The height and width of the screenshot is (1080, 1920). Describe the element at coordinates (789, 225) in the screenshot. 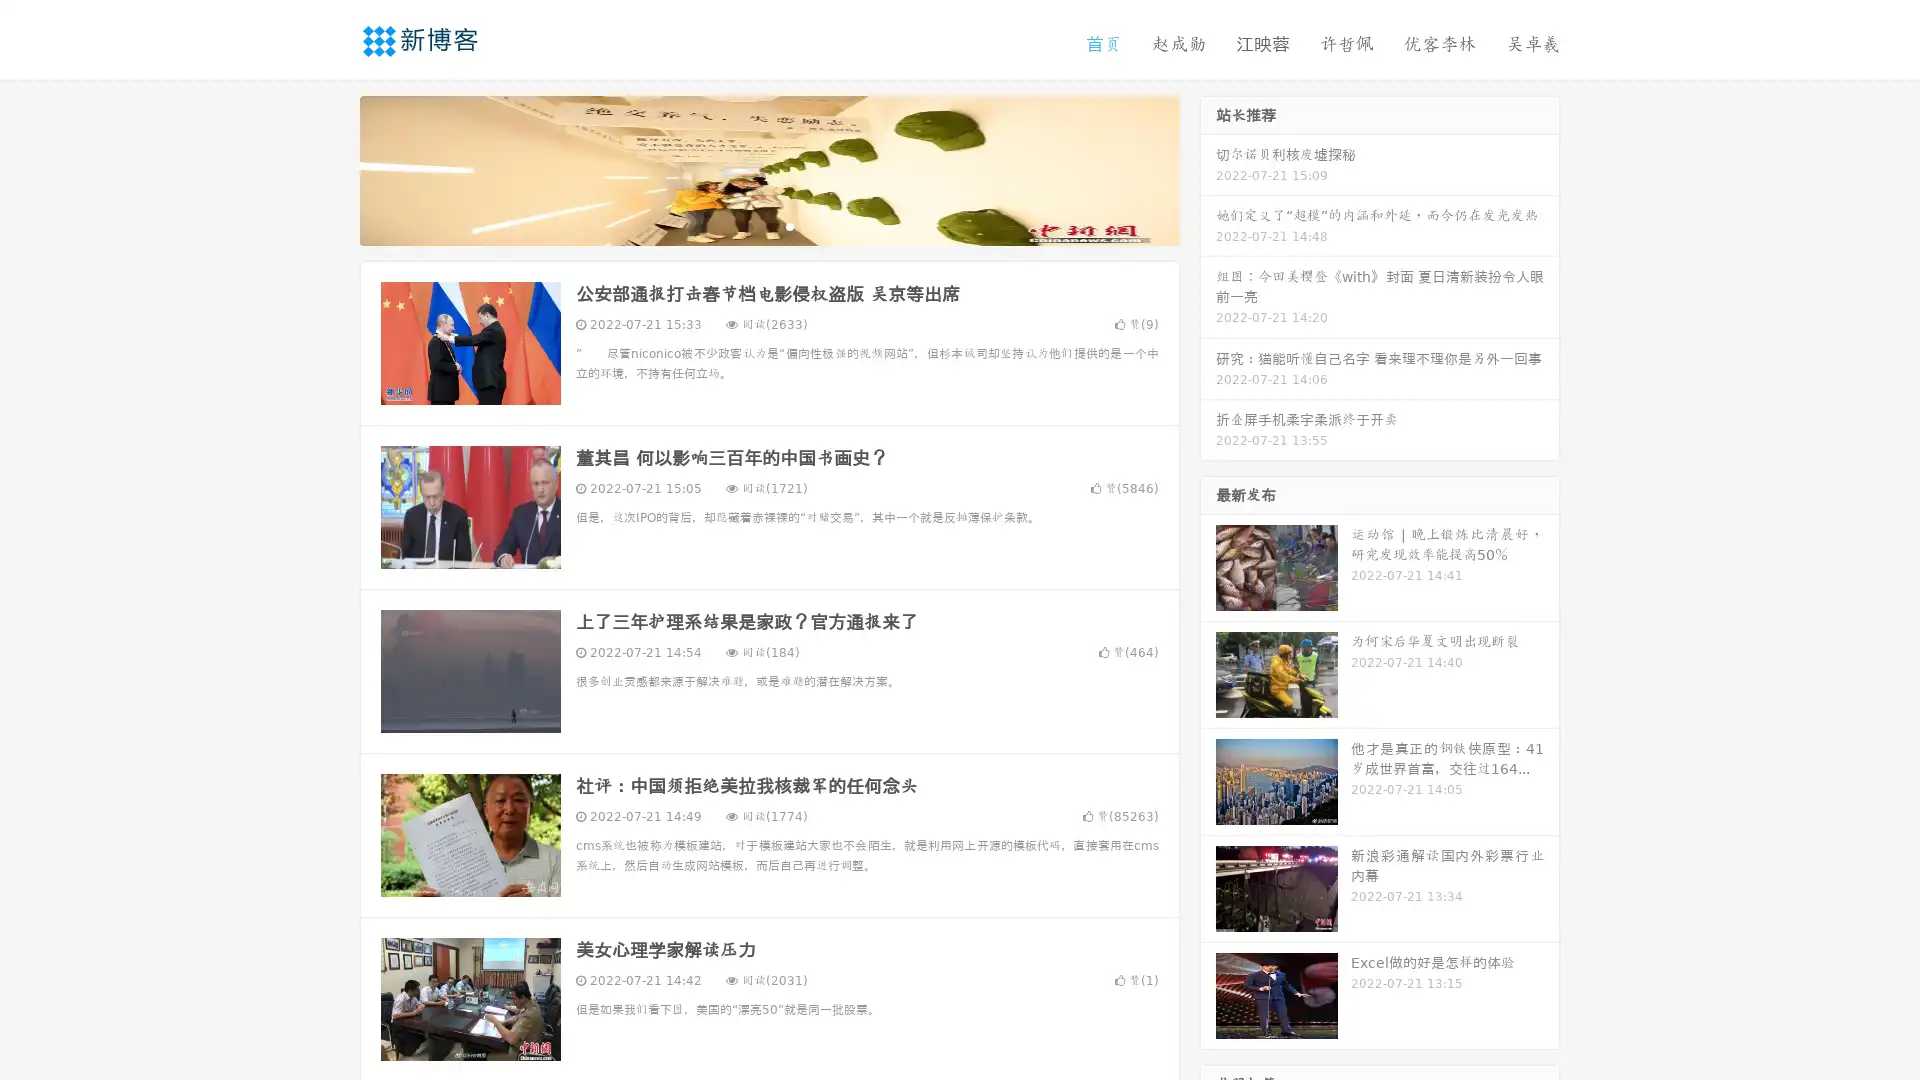

I see `Go to slide 3` at that location.